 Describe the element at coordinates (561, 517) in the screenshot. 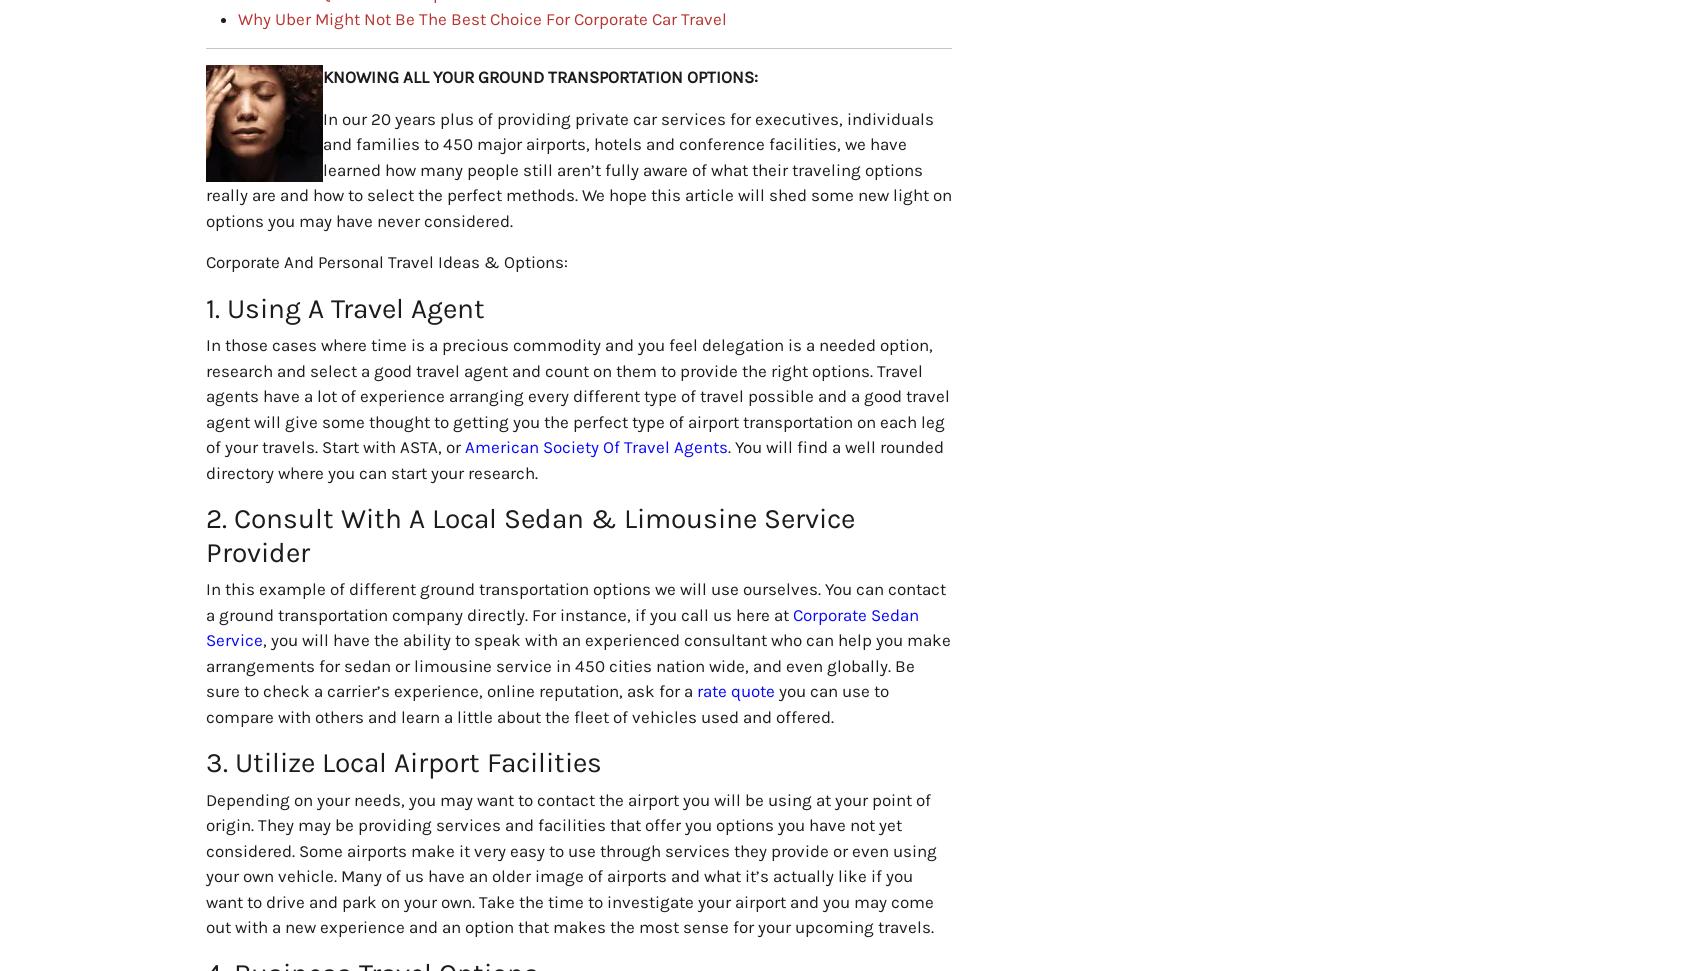

I see `'Links'` at that location.